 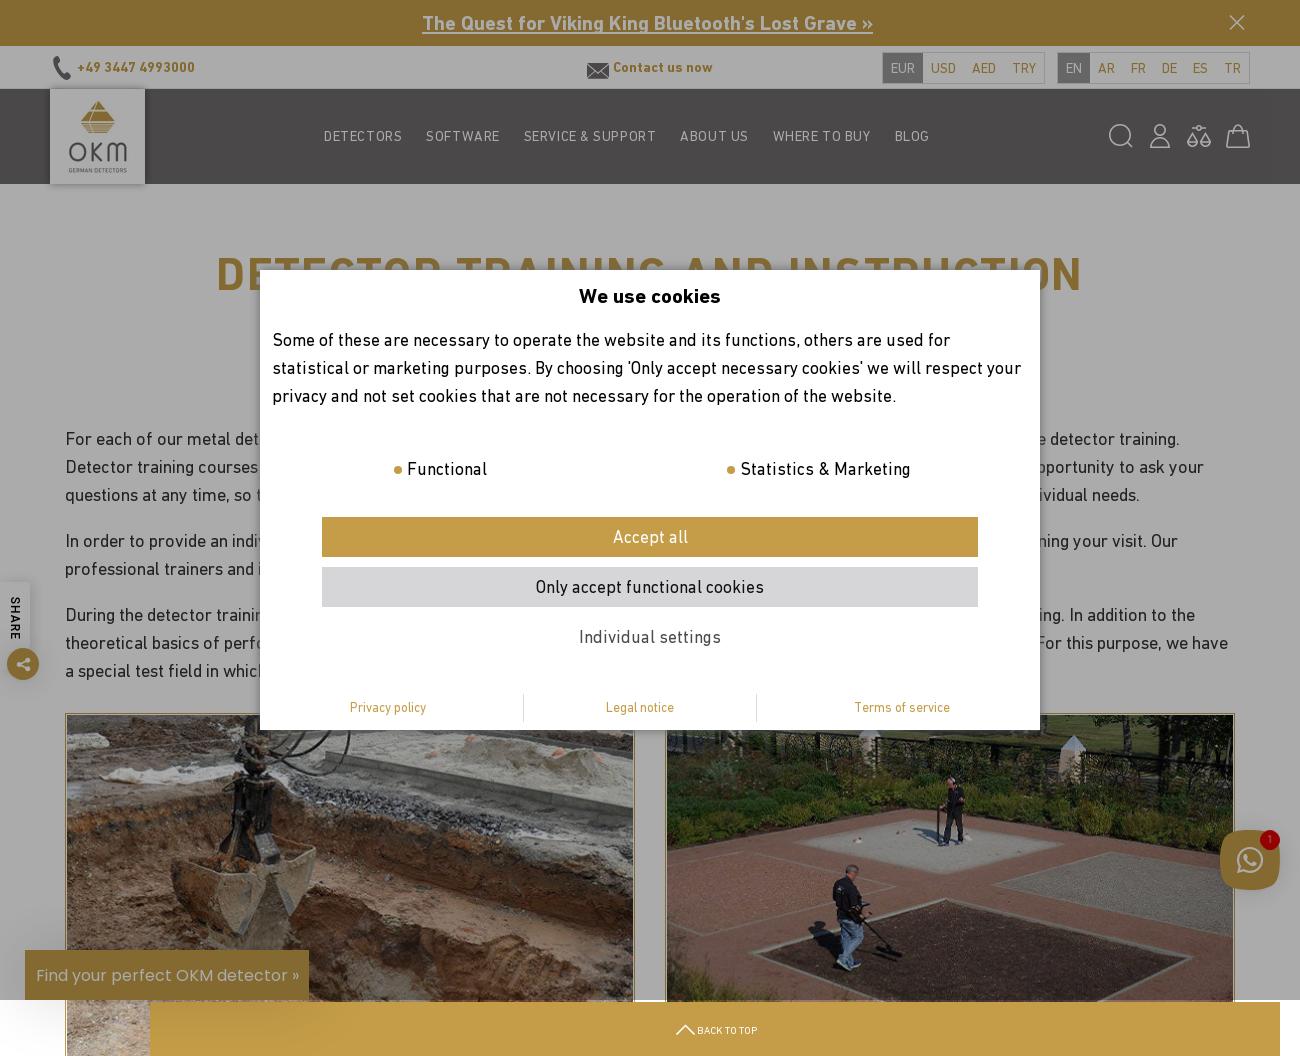 I want to click on 'The Quest for Viking King Bluetooth's Lost Grave »', so click(x=647, y=23).